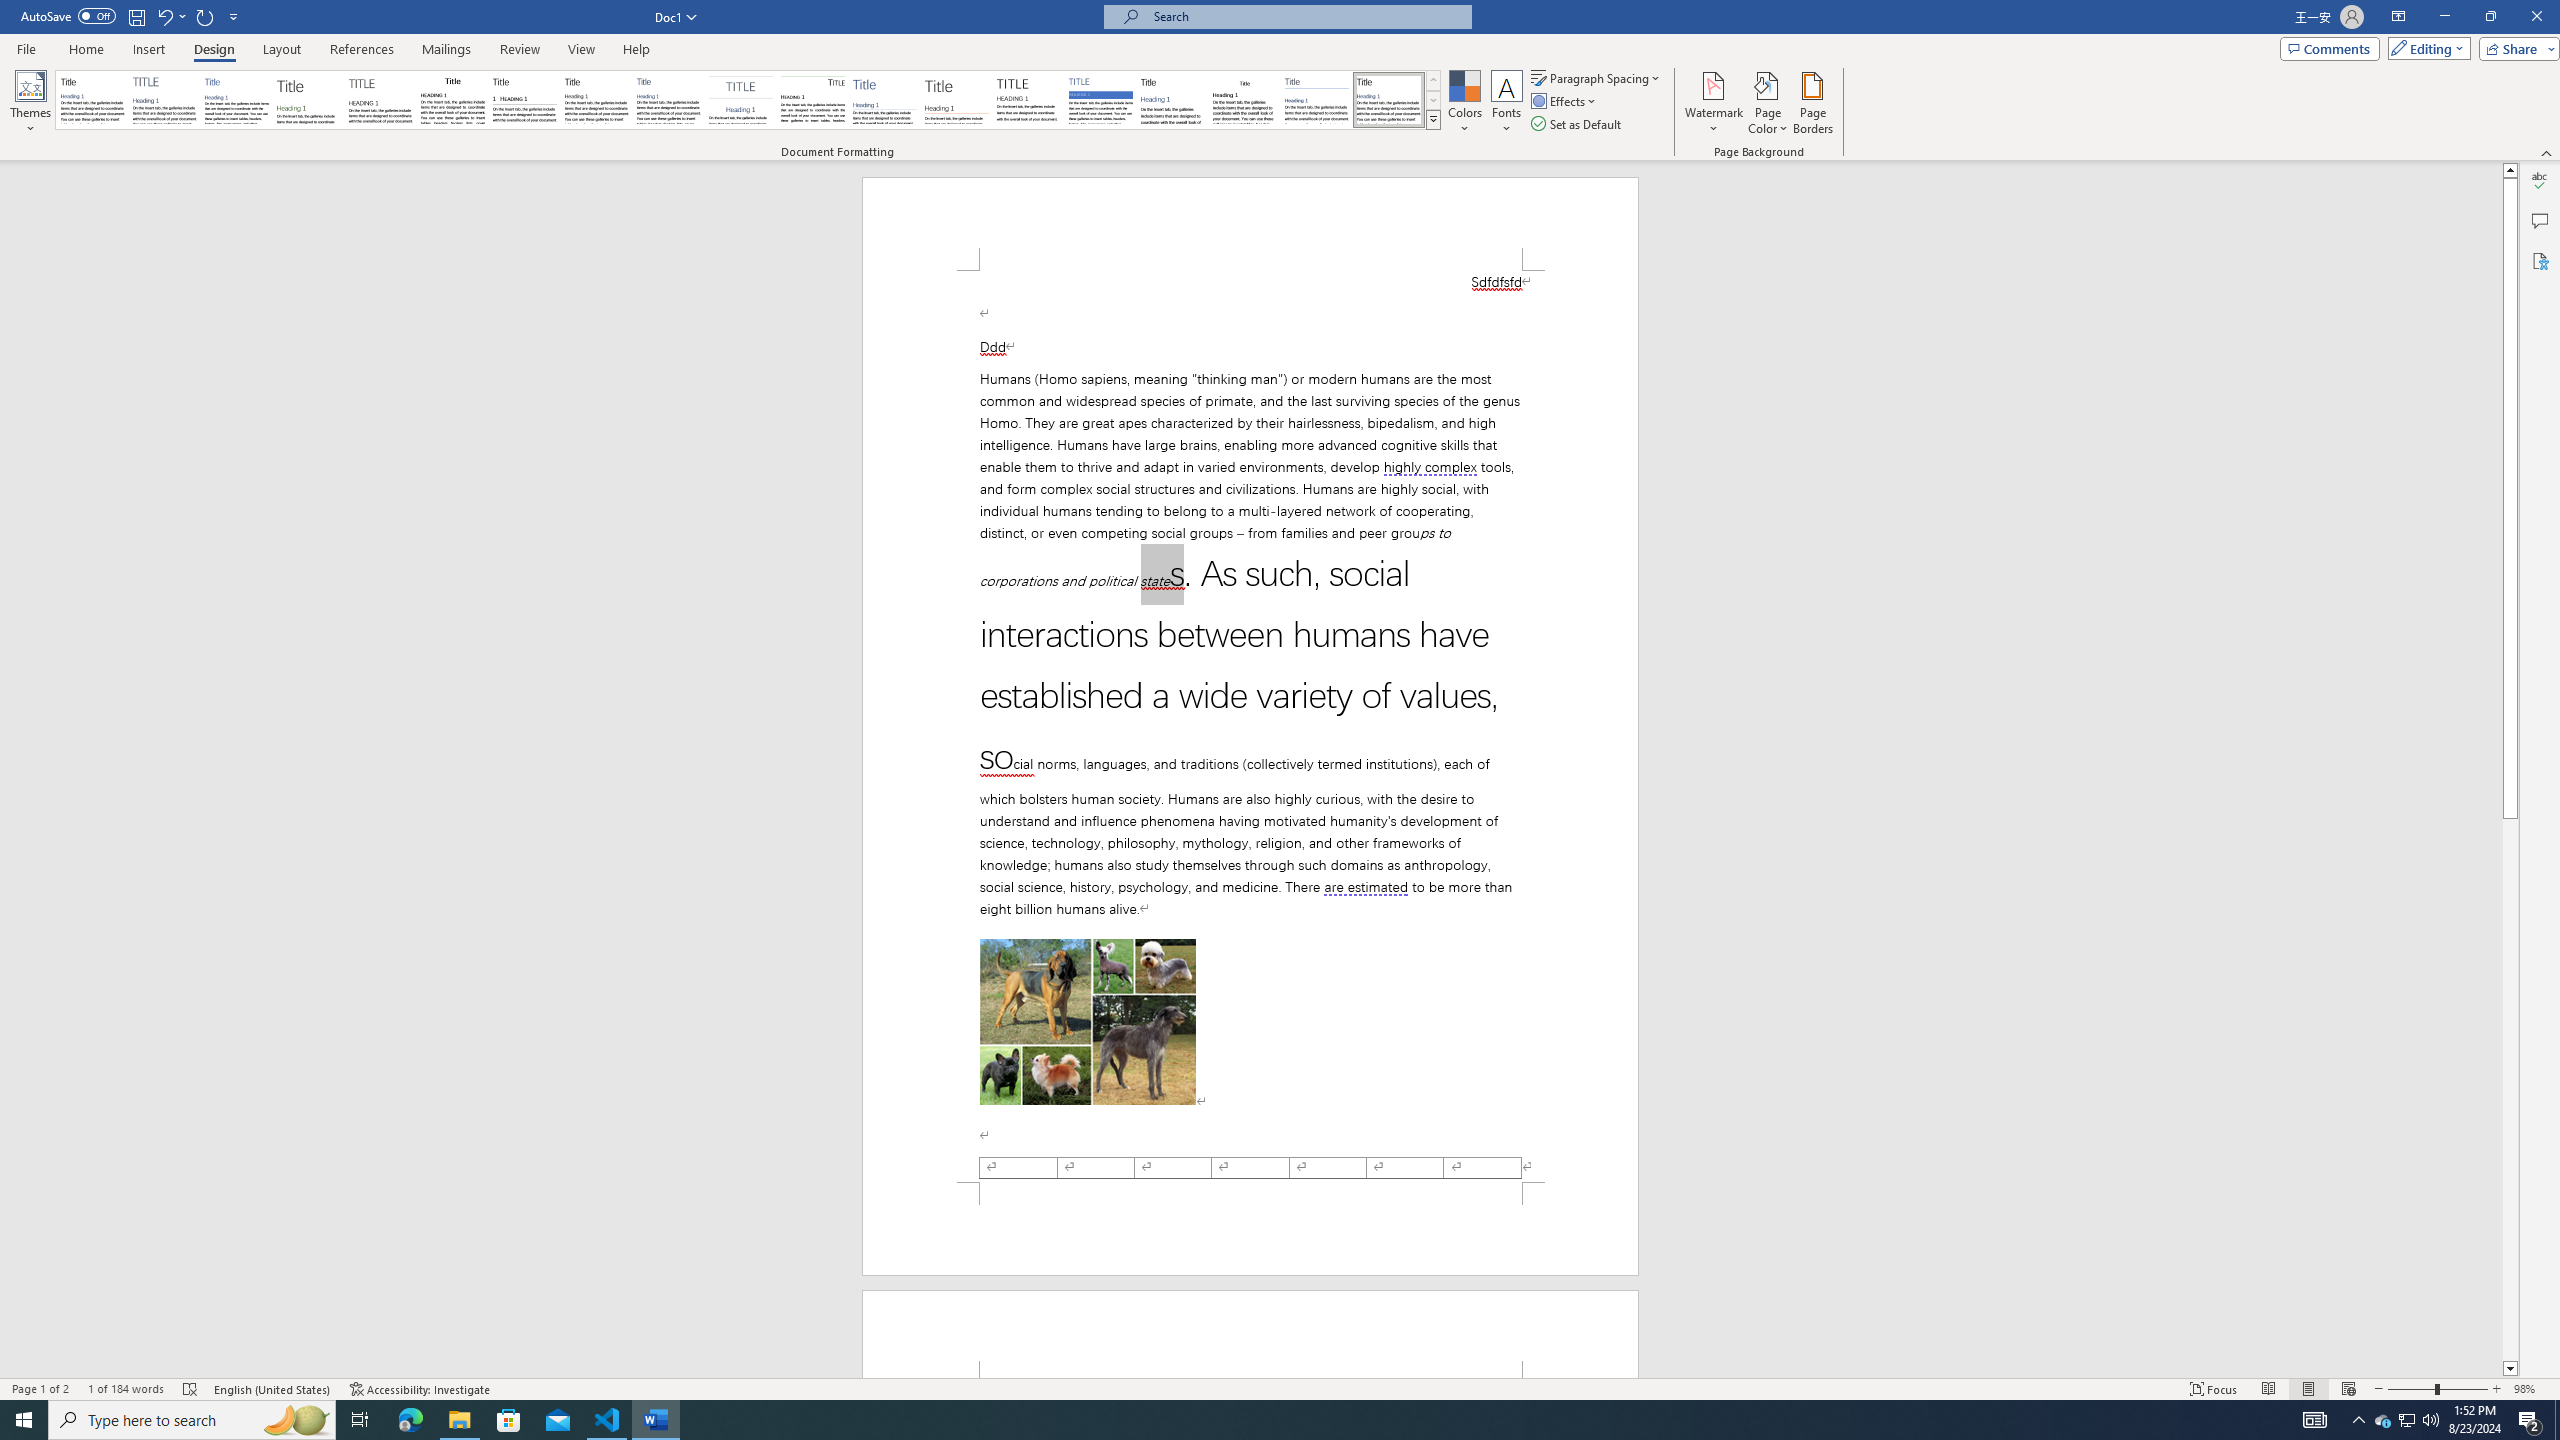 The width and height of the screenshot is (2560, 1440). Describe the element at coordinates (1432, 80) in the screenshot. I see `'Row up'` at that location.